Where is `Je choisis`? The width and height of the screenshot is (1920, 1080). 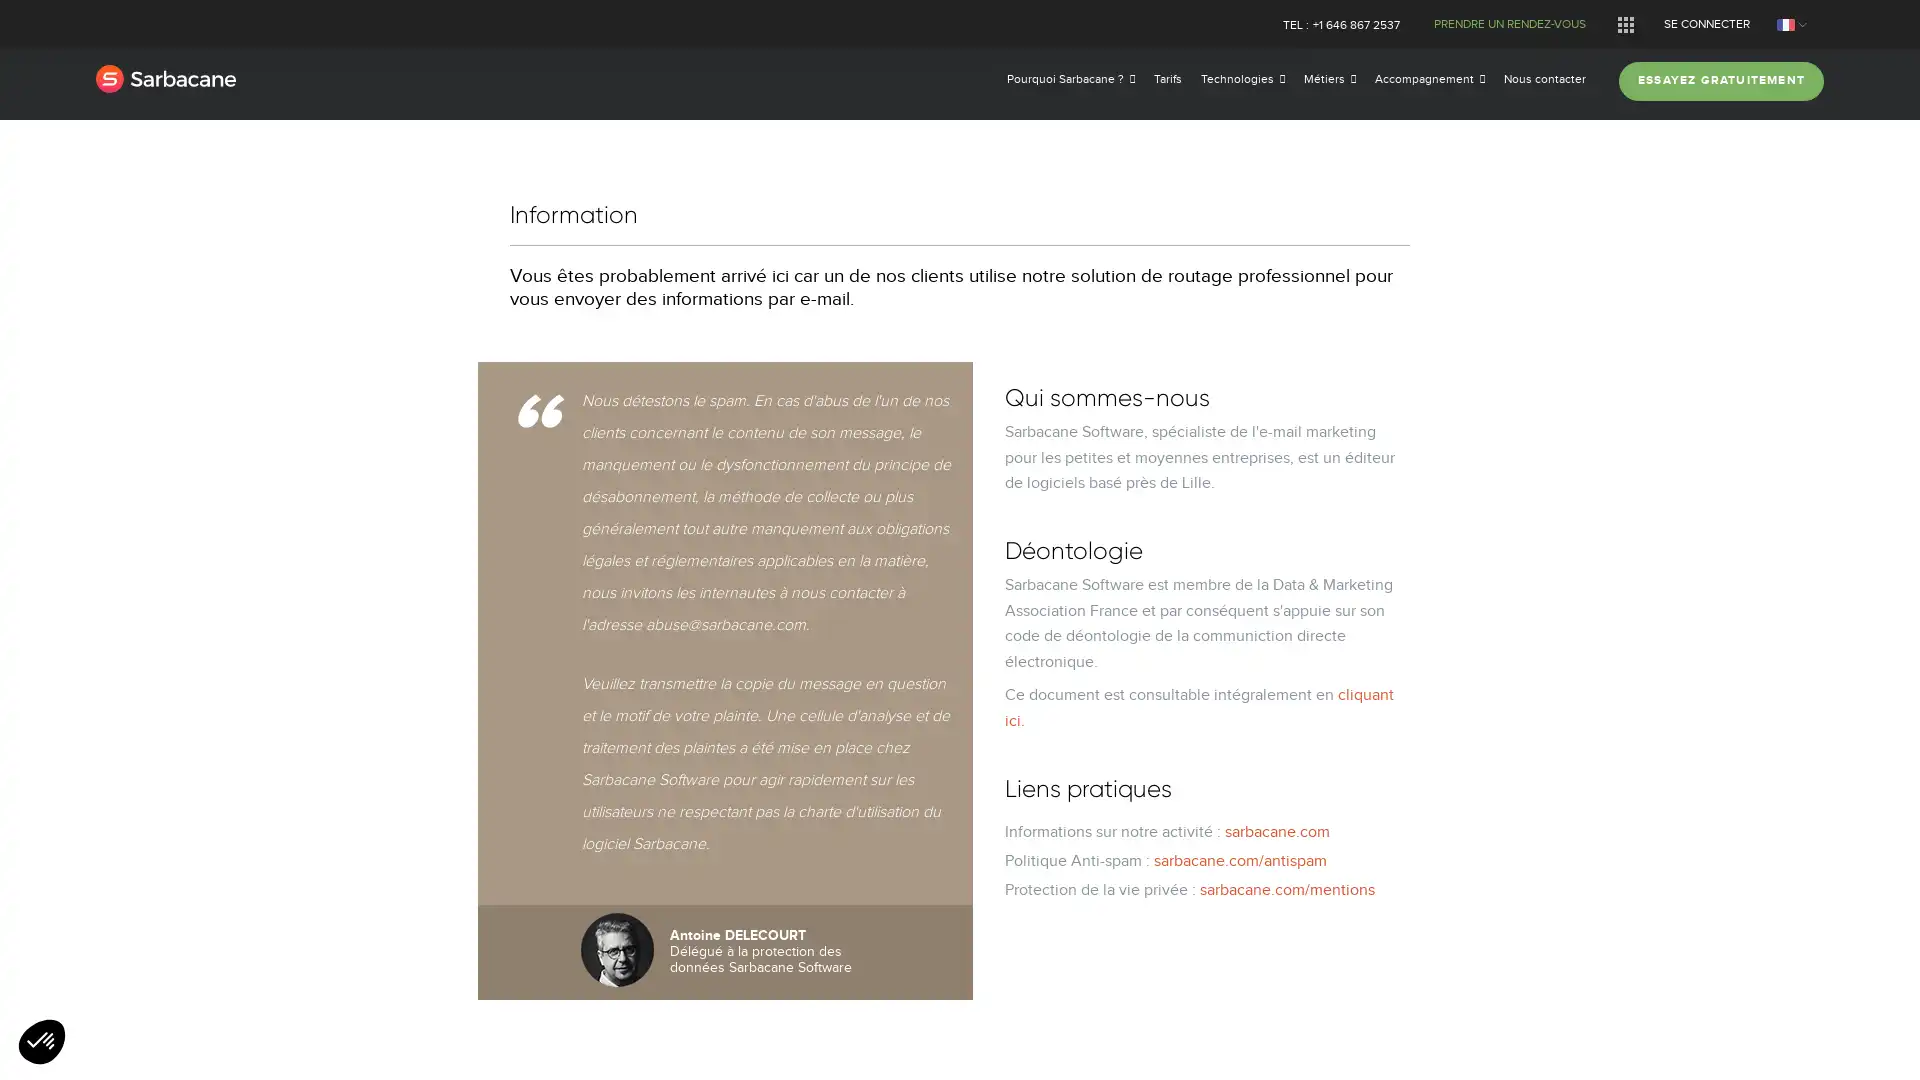 Je choisis is located at coordinates (960, 676).